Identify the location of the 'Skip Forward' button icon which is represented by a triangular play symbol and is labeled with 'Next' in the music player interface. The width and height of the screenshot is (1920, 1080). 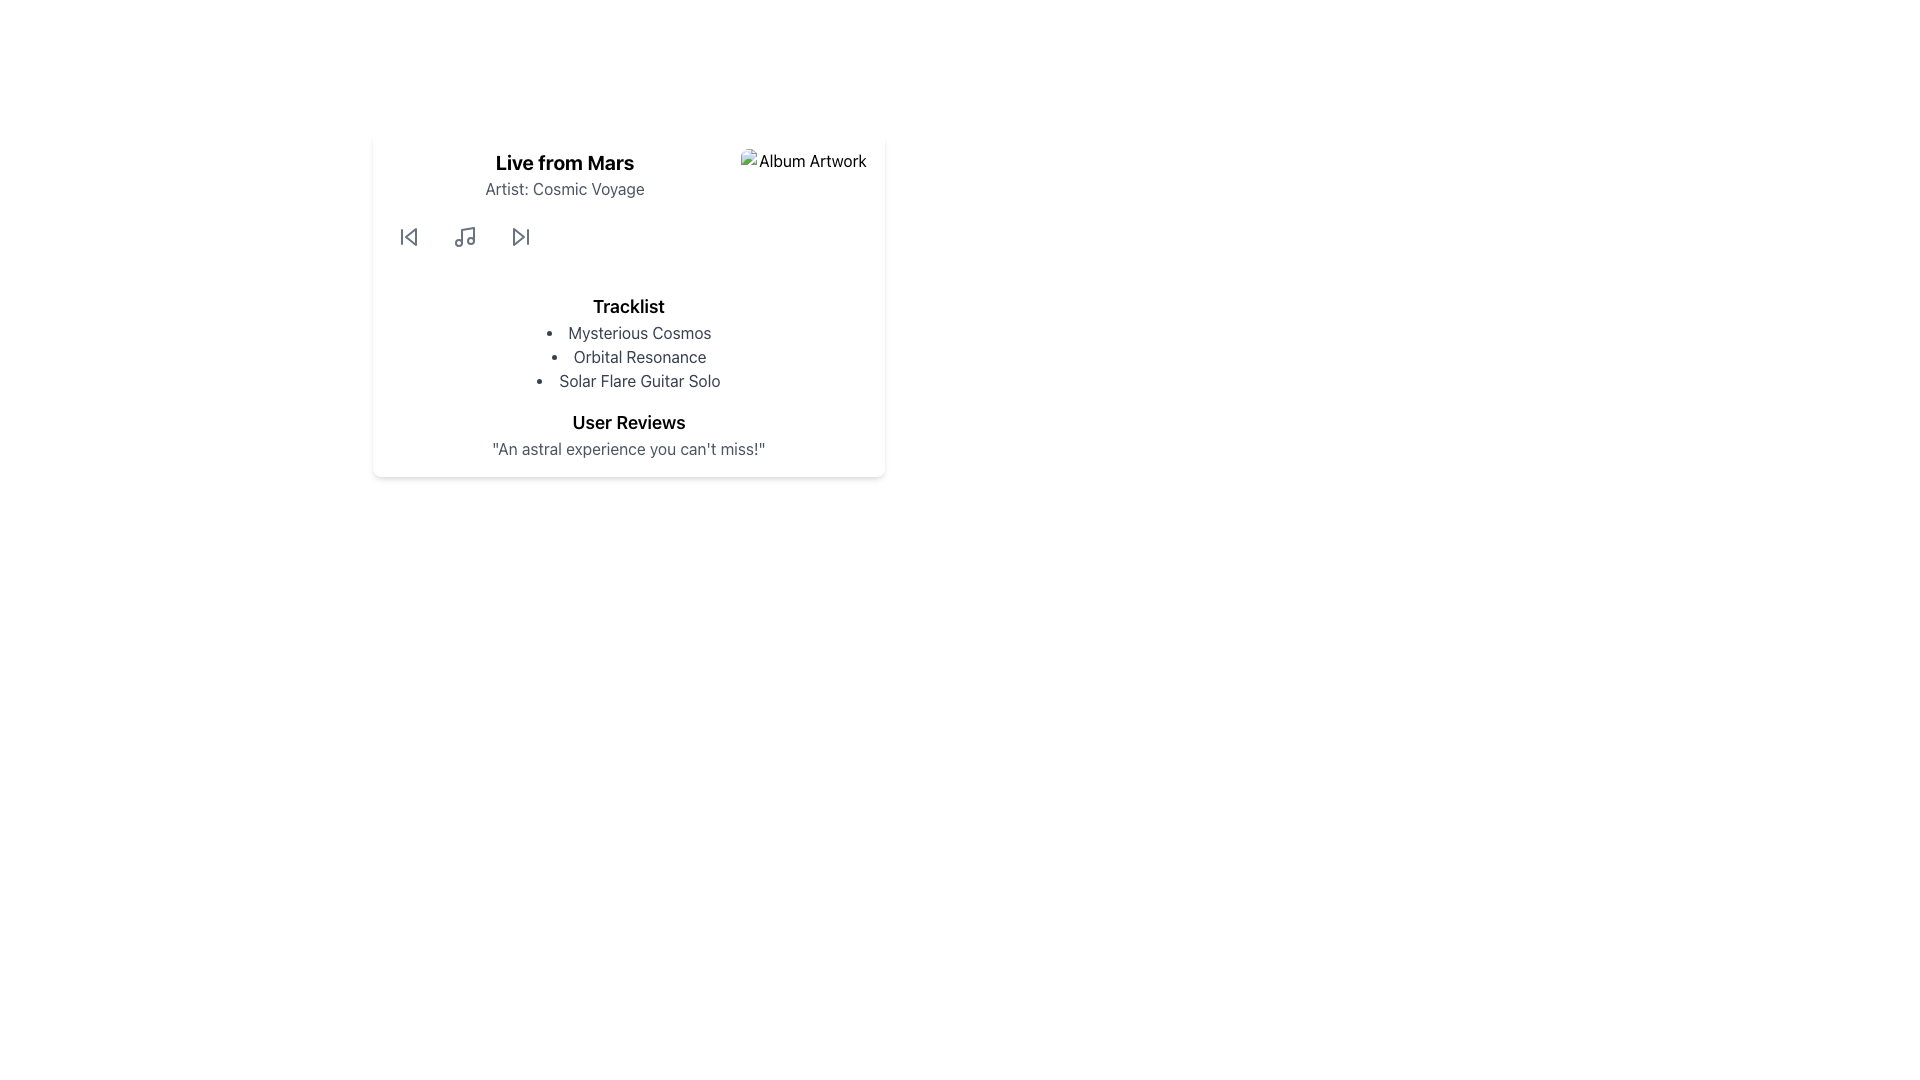
(521, 235).